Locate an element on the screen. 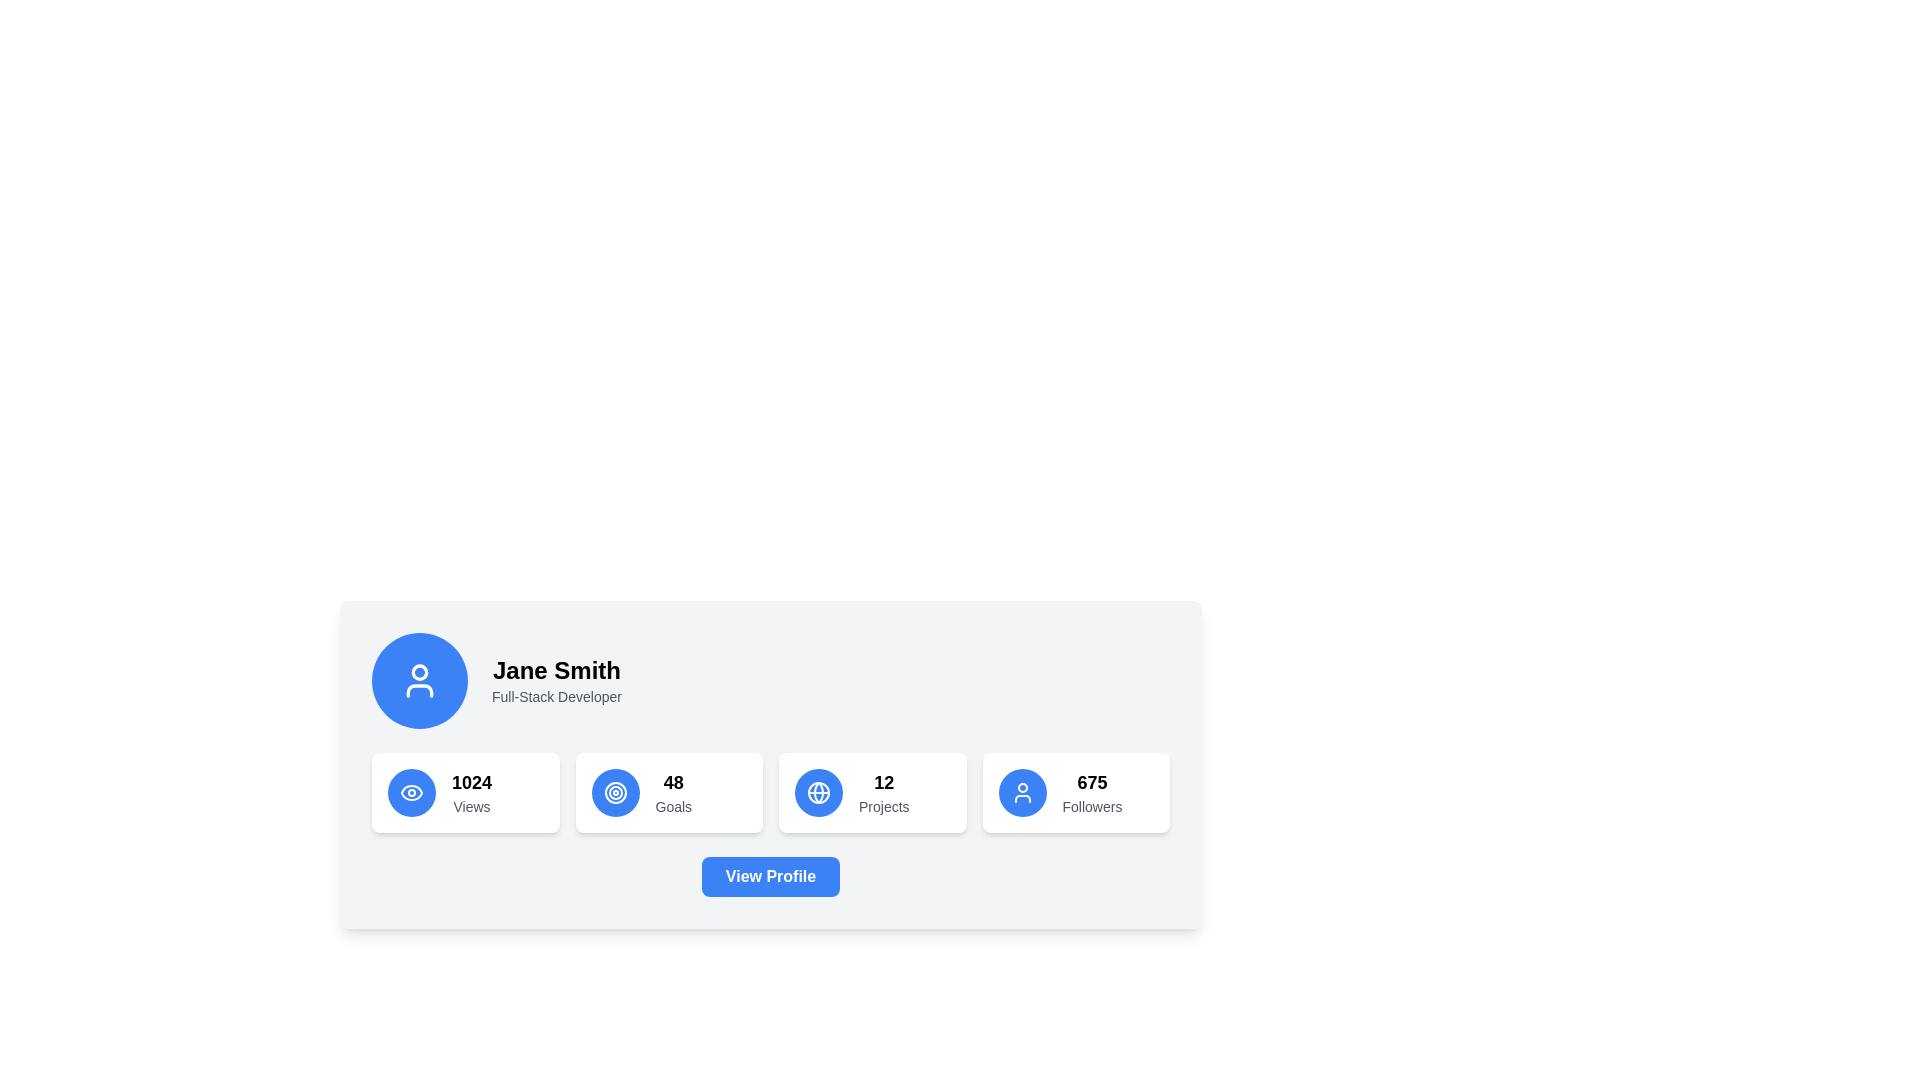 The image size is (1920, 1080). the decorative graphic component of the user avatar icon located in the lower portion of the avatar on the left side of the user card interface is located at coordinates (419, 689).